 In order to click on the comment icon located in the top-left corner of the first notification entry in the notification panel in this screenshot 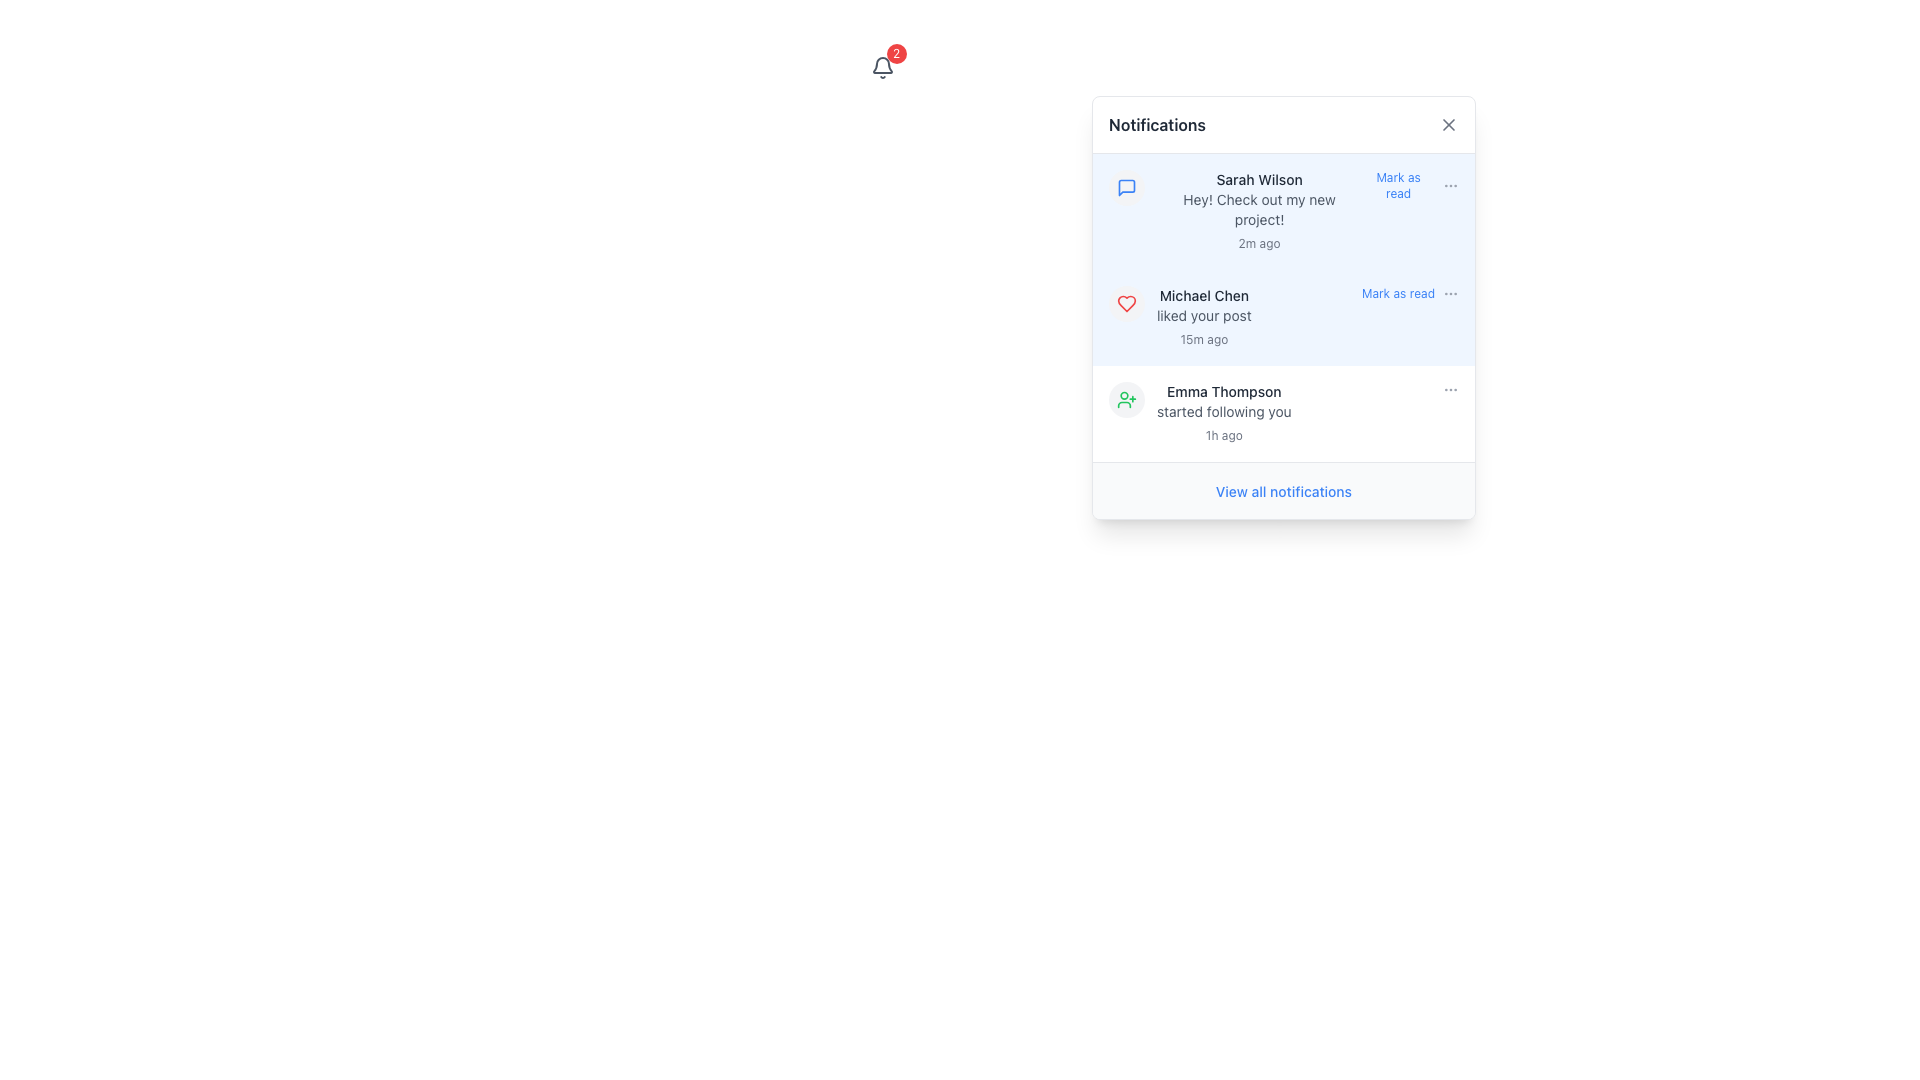, I will do `click(1127, 188)`.